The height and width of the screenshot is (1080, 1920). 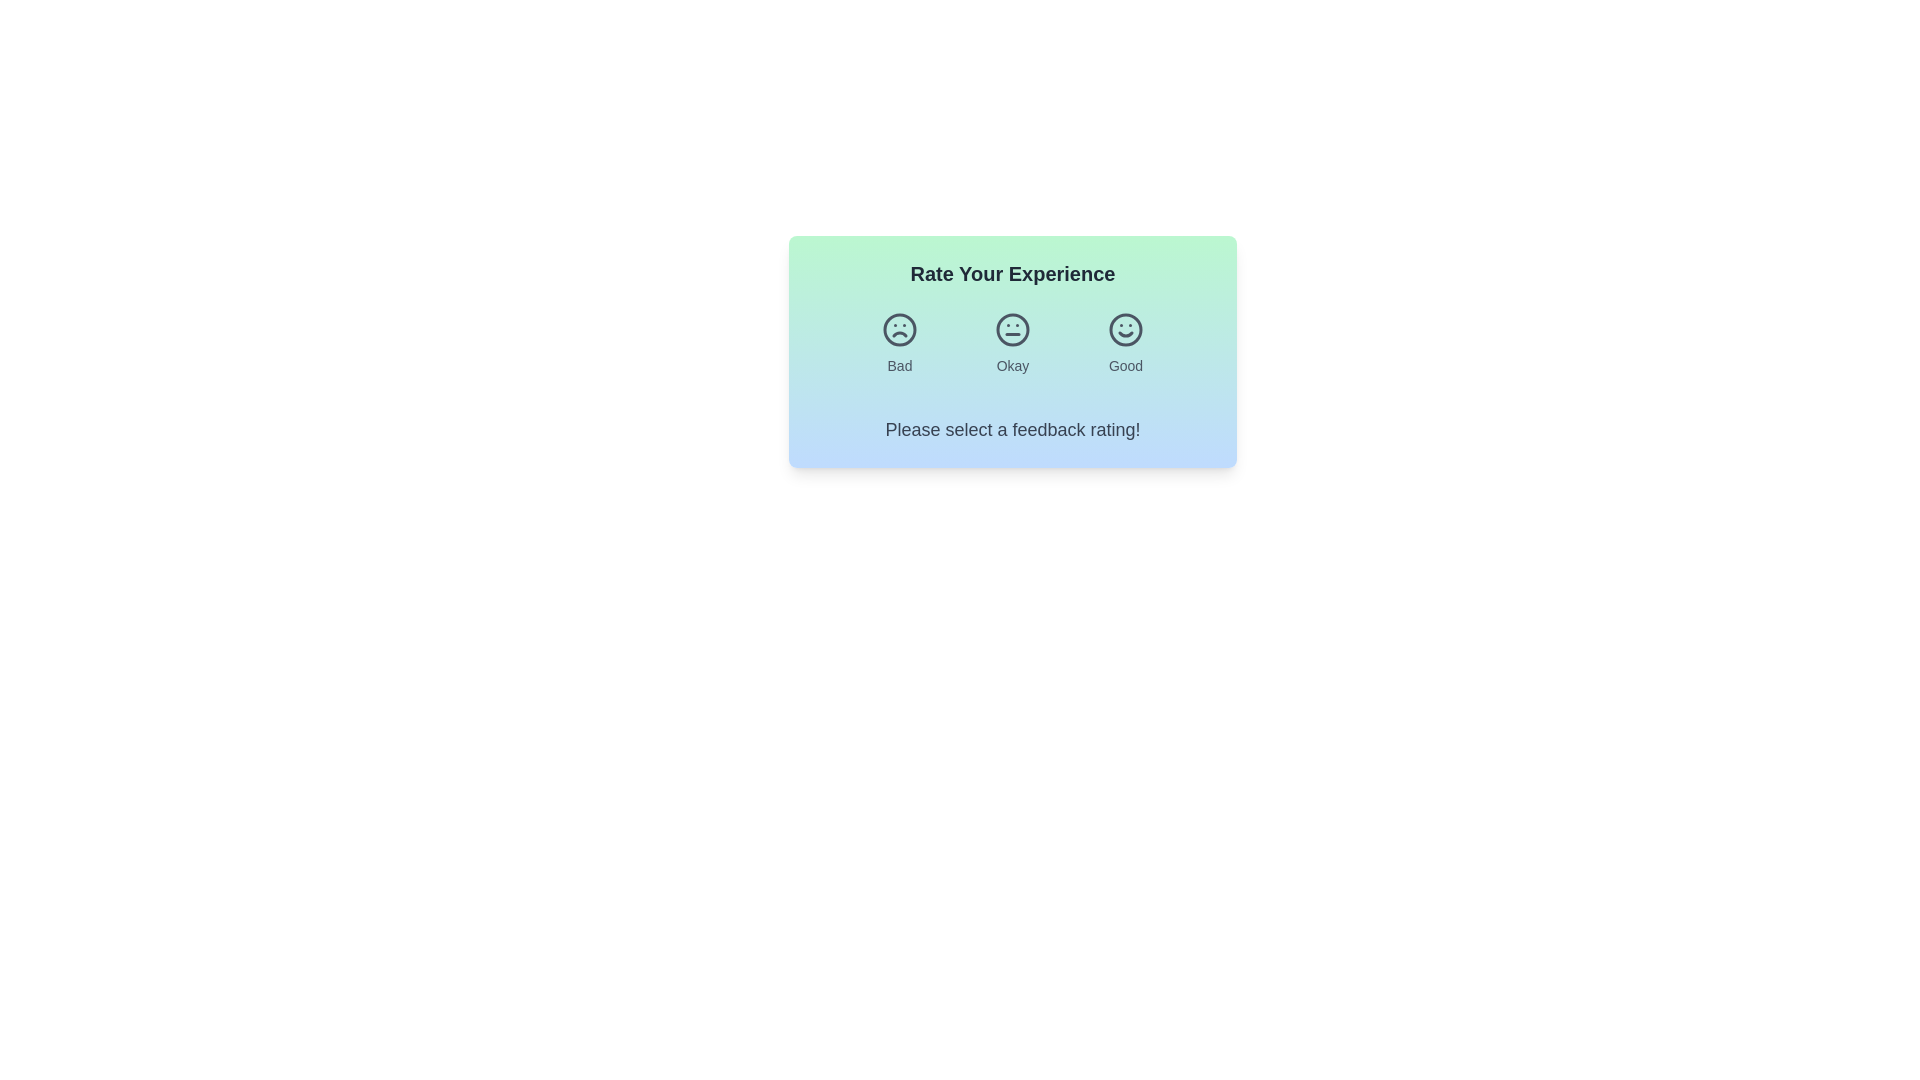 What do you see at coordinates (1126, 342) in the screenshot?
I see `the feedback button labeled Good` at bounding box center [1126, 342].